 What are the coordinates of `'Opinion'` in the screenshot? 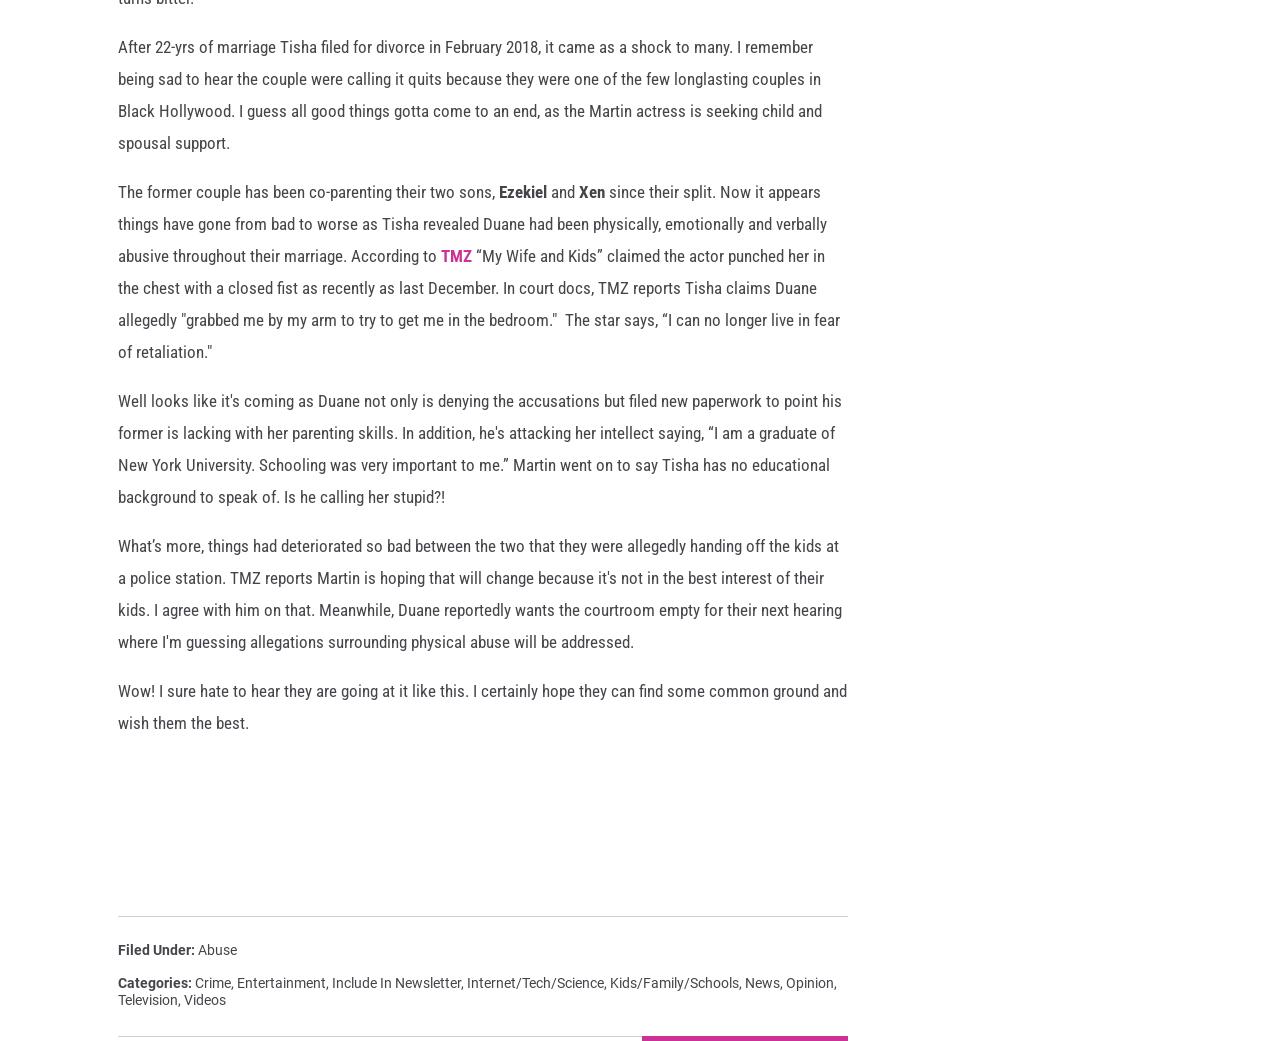 It's located at (786, 996).